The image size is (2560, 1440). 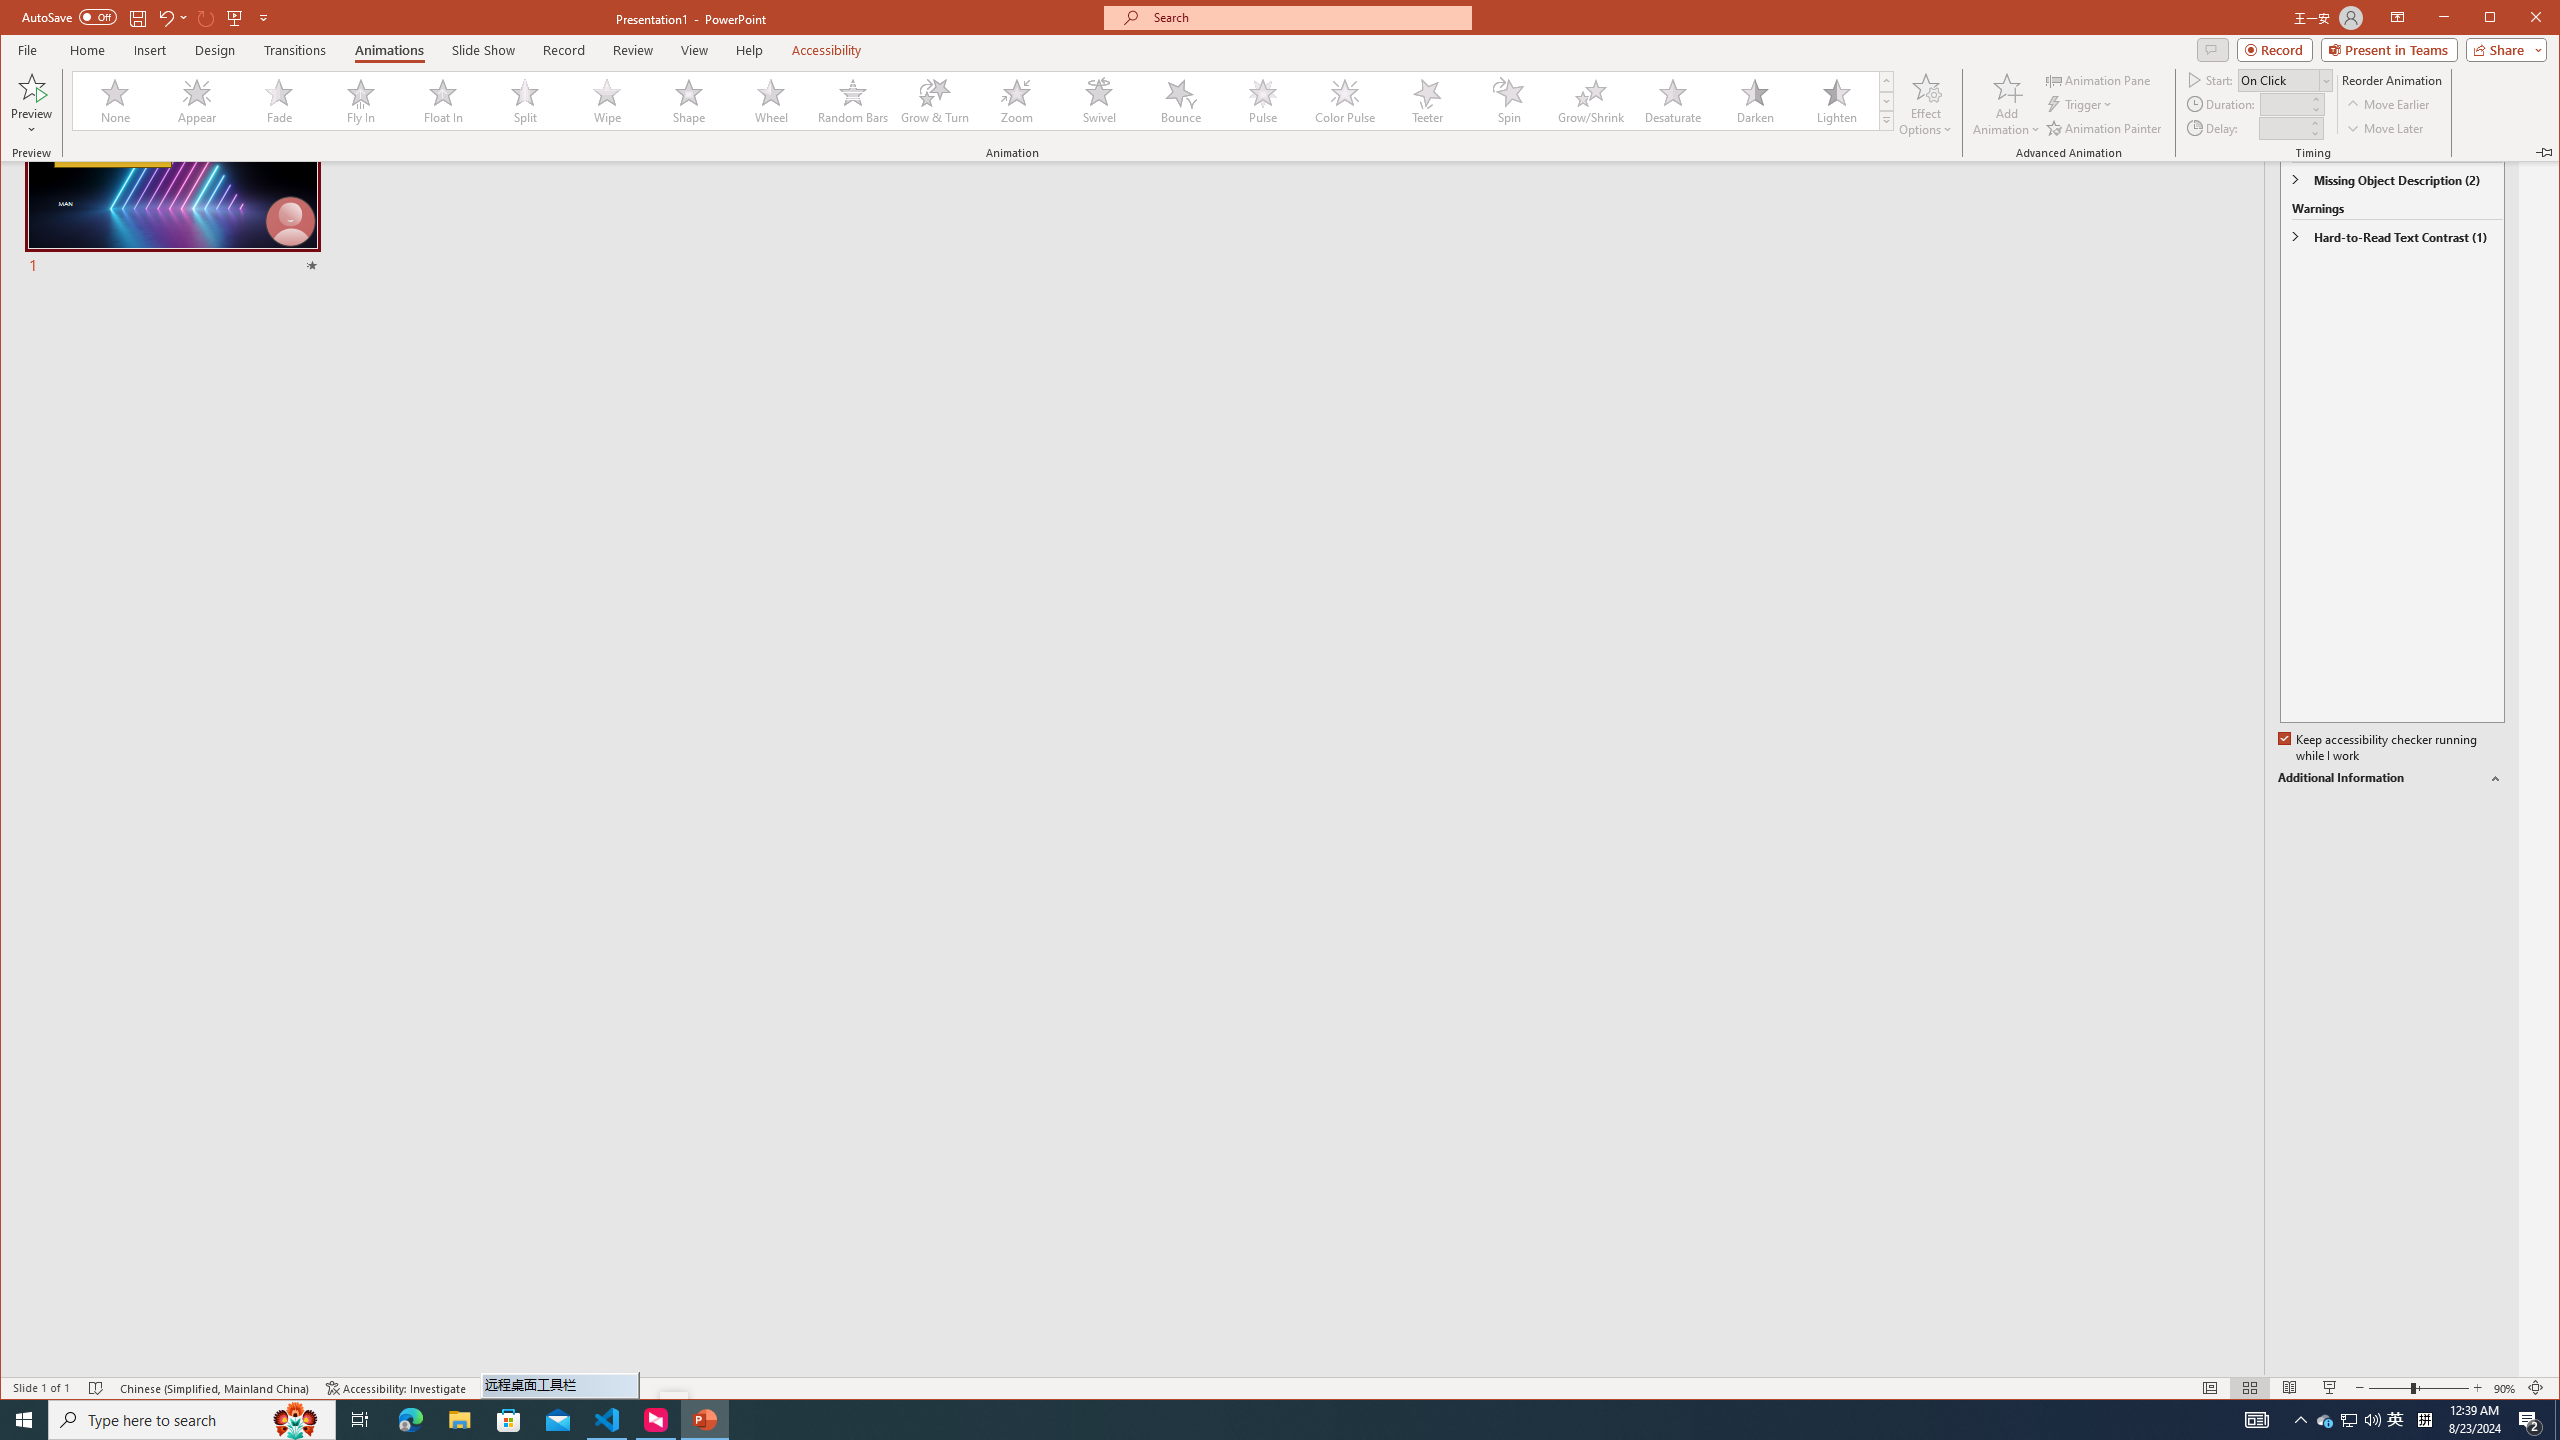 I want to click on 'Review', so click(x=632, y=49).